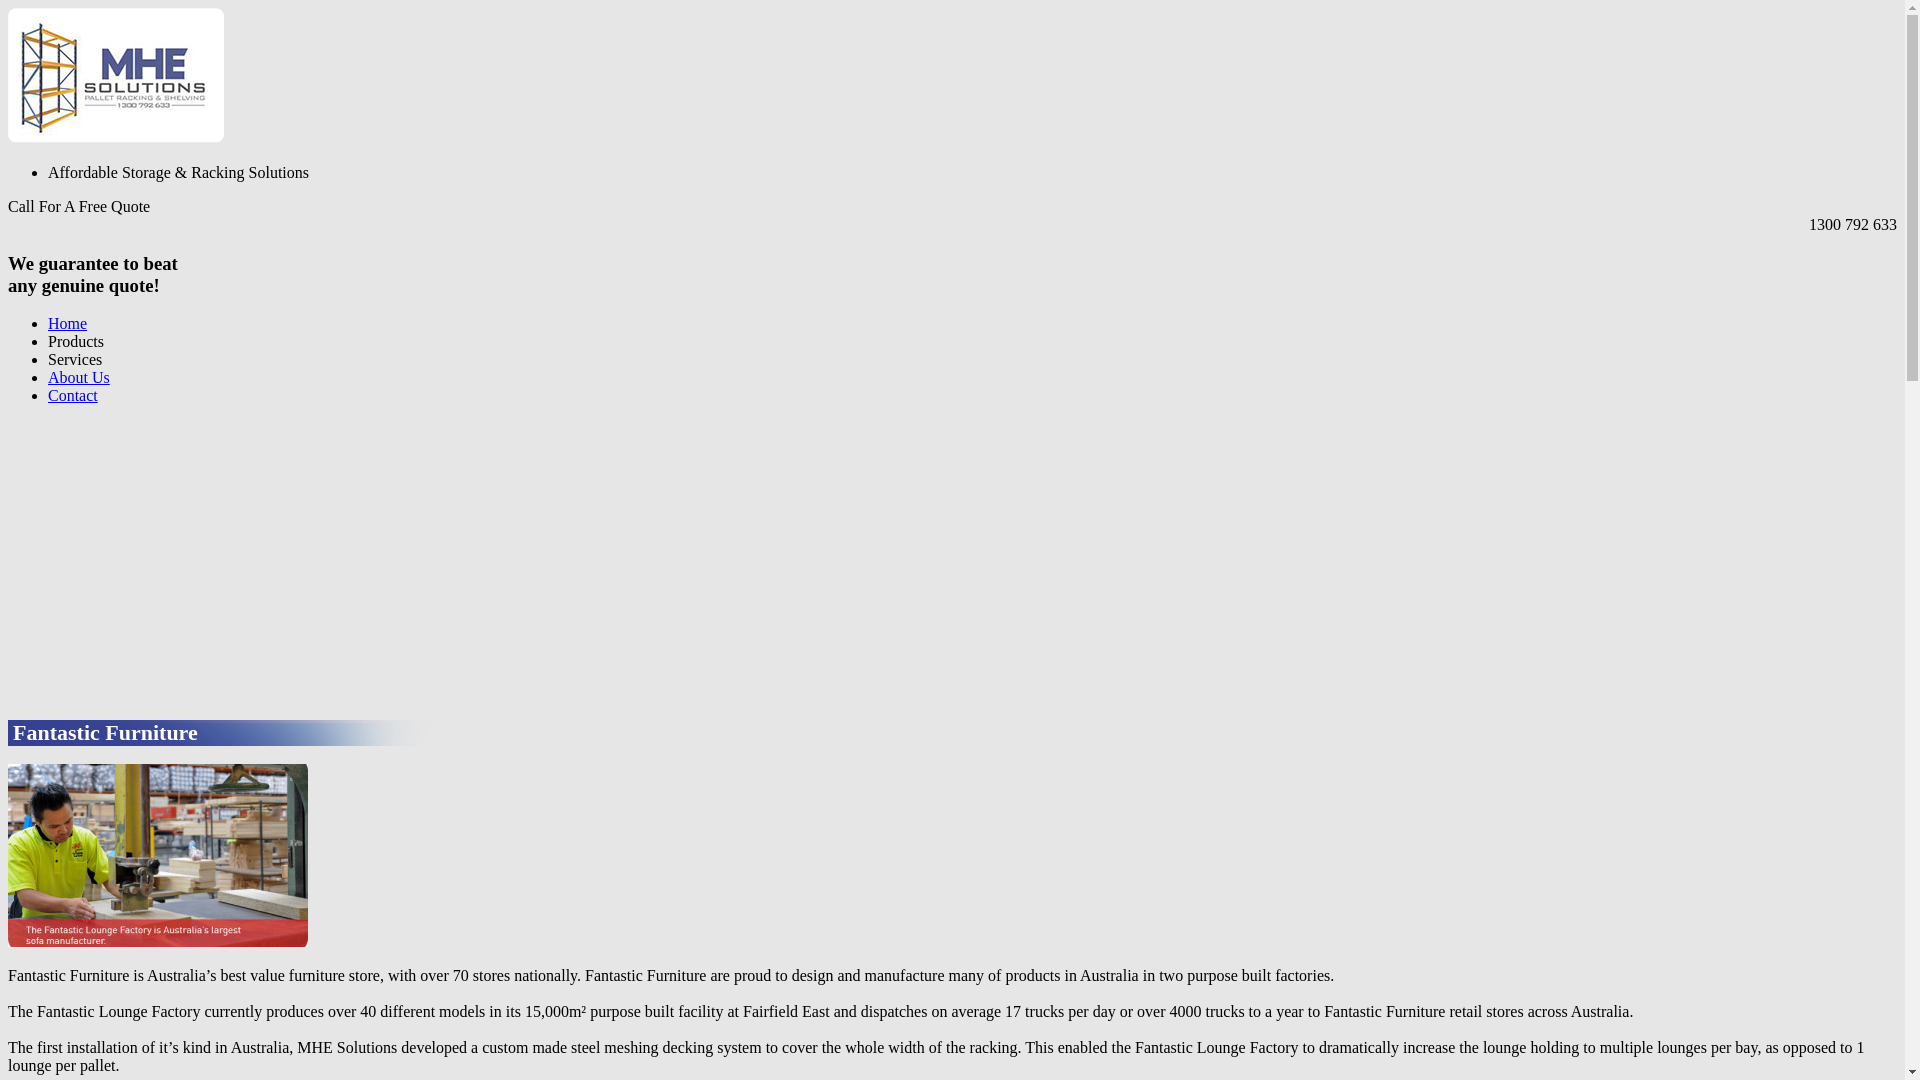 The width and height of the screenshot is (1920, 1080). Describe the element at coordinates (67, 322) in the screenshot. I see `'Home'` at that location.